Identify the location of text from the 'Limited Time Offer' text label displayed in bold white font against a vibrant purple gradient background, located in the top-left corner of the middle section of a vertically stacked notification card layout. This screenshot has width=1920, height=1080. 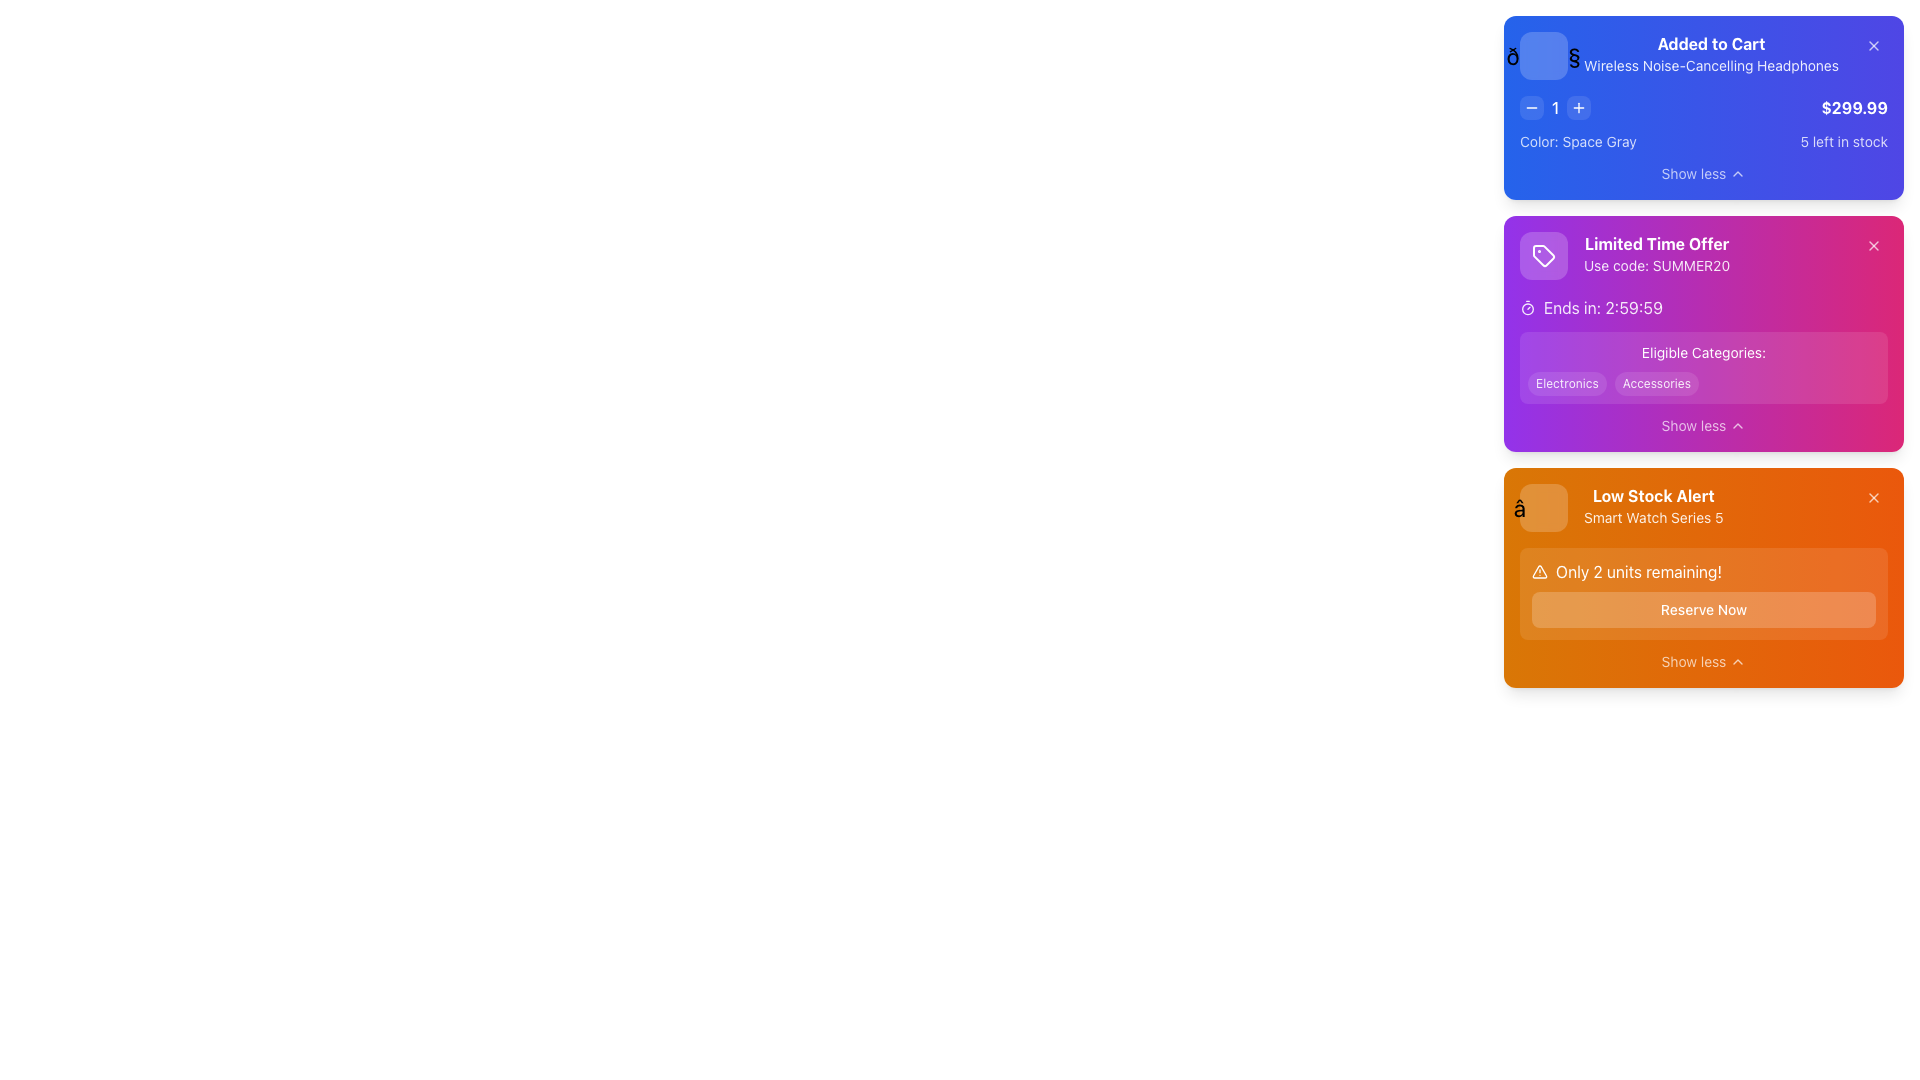
(1657, 242).